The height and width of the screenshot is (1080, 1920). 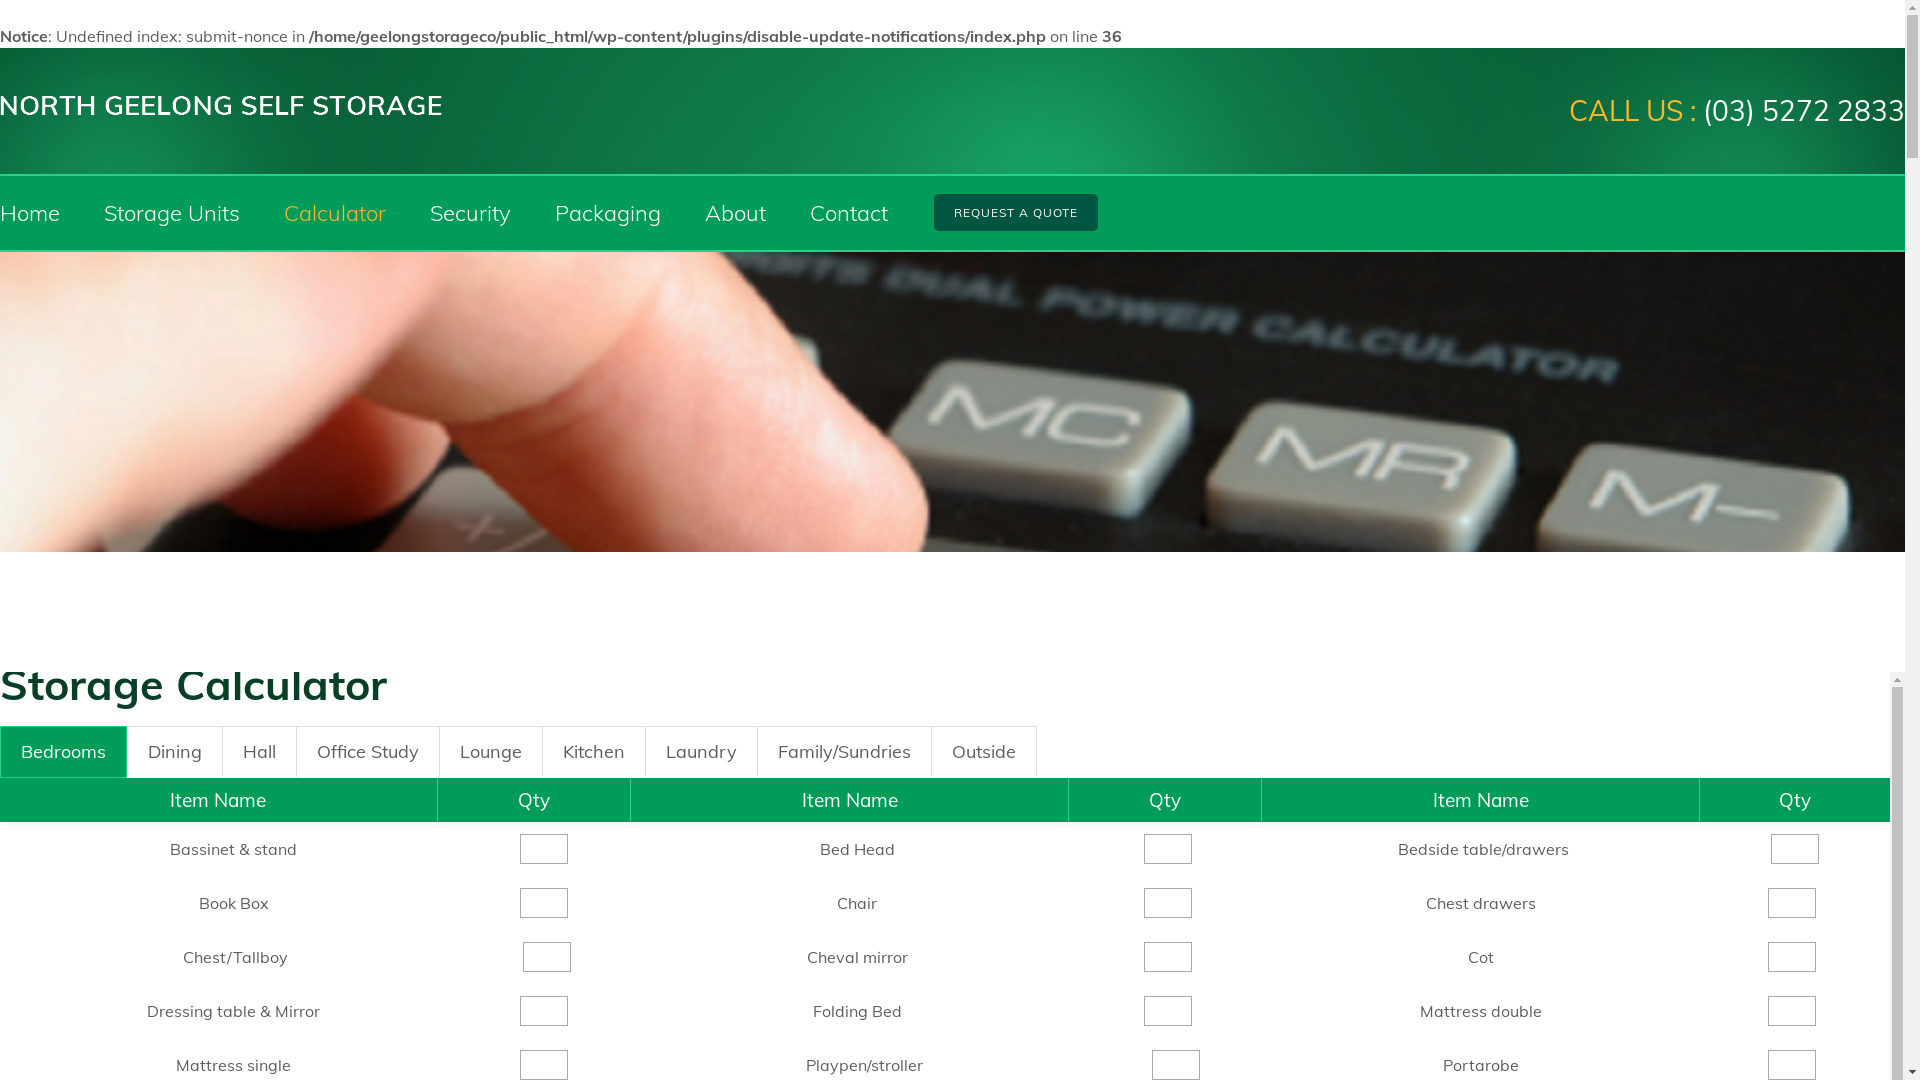 I want to click on 'CALL US : (03) 5272 2833', so click(x=1736, y=111).